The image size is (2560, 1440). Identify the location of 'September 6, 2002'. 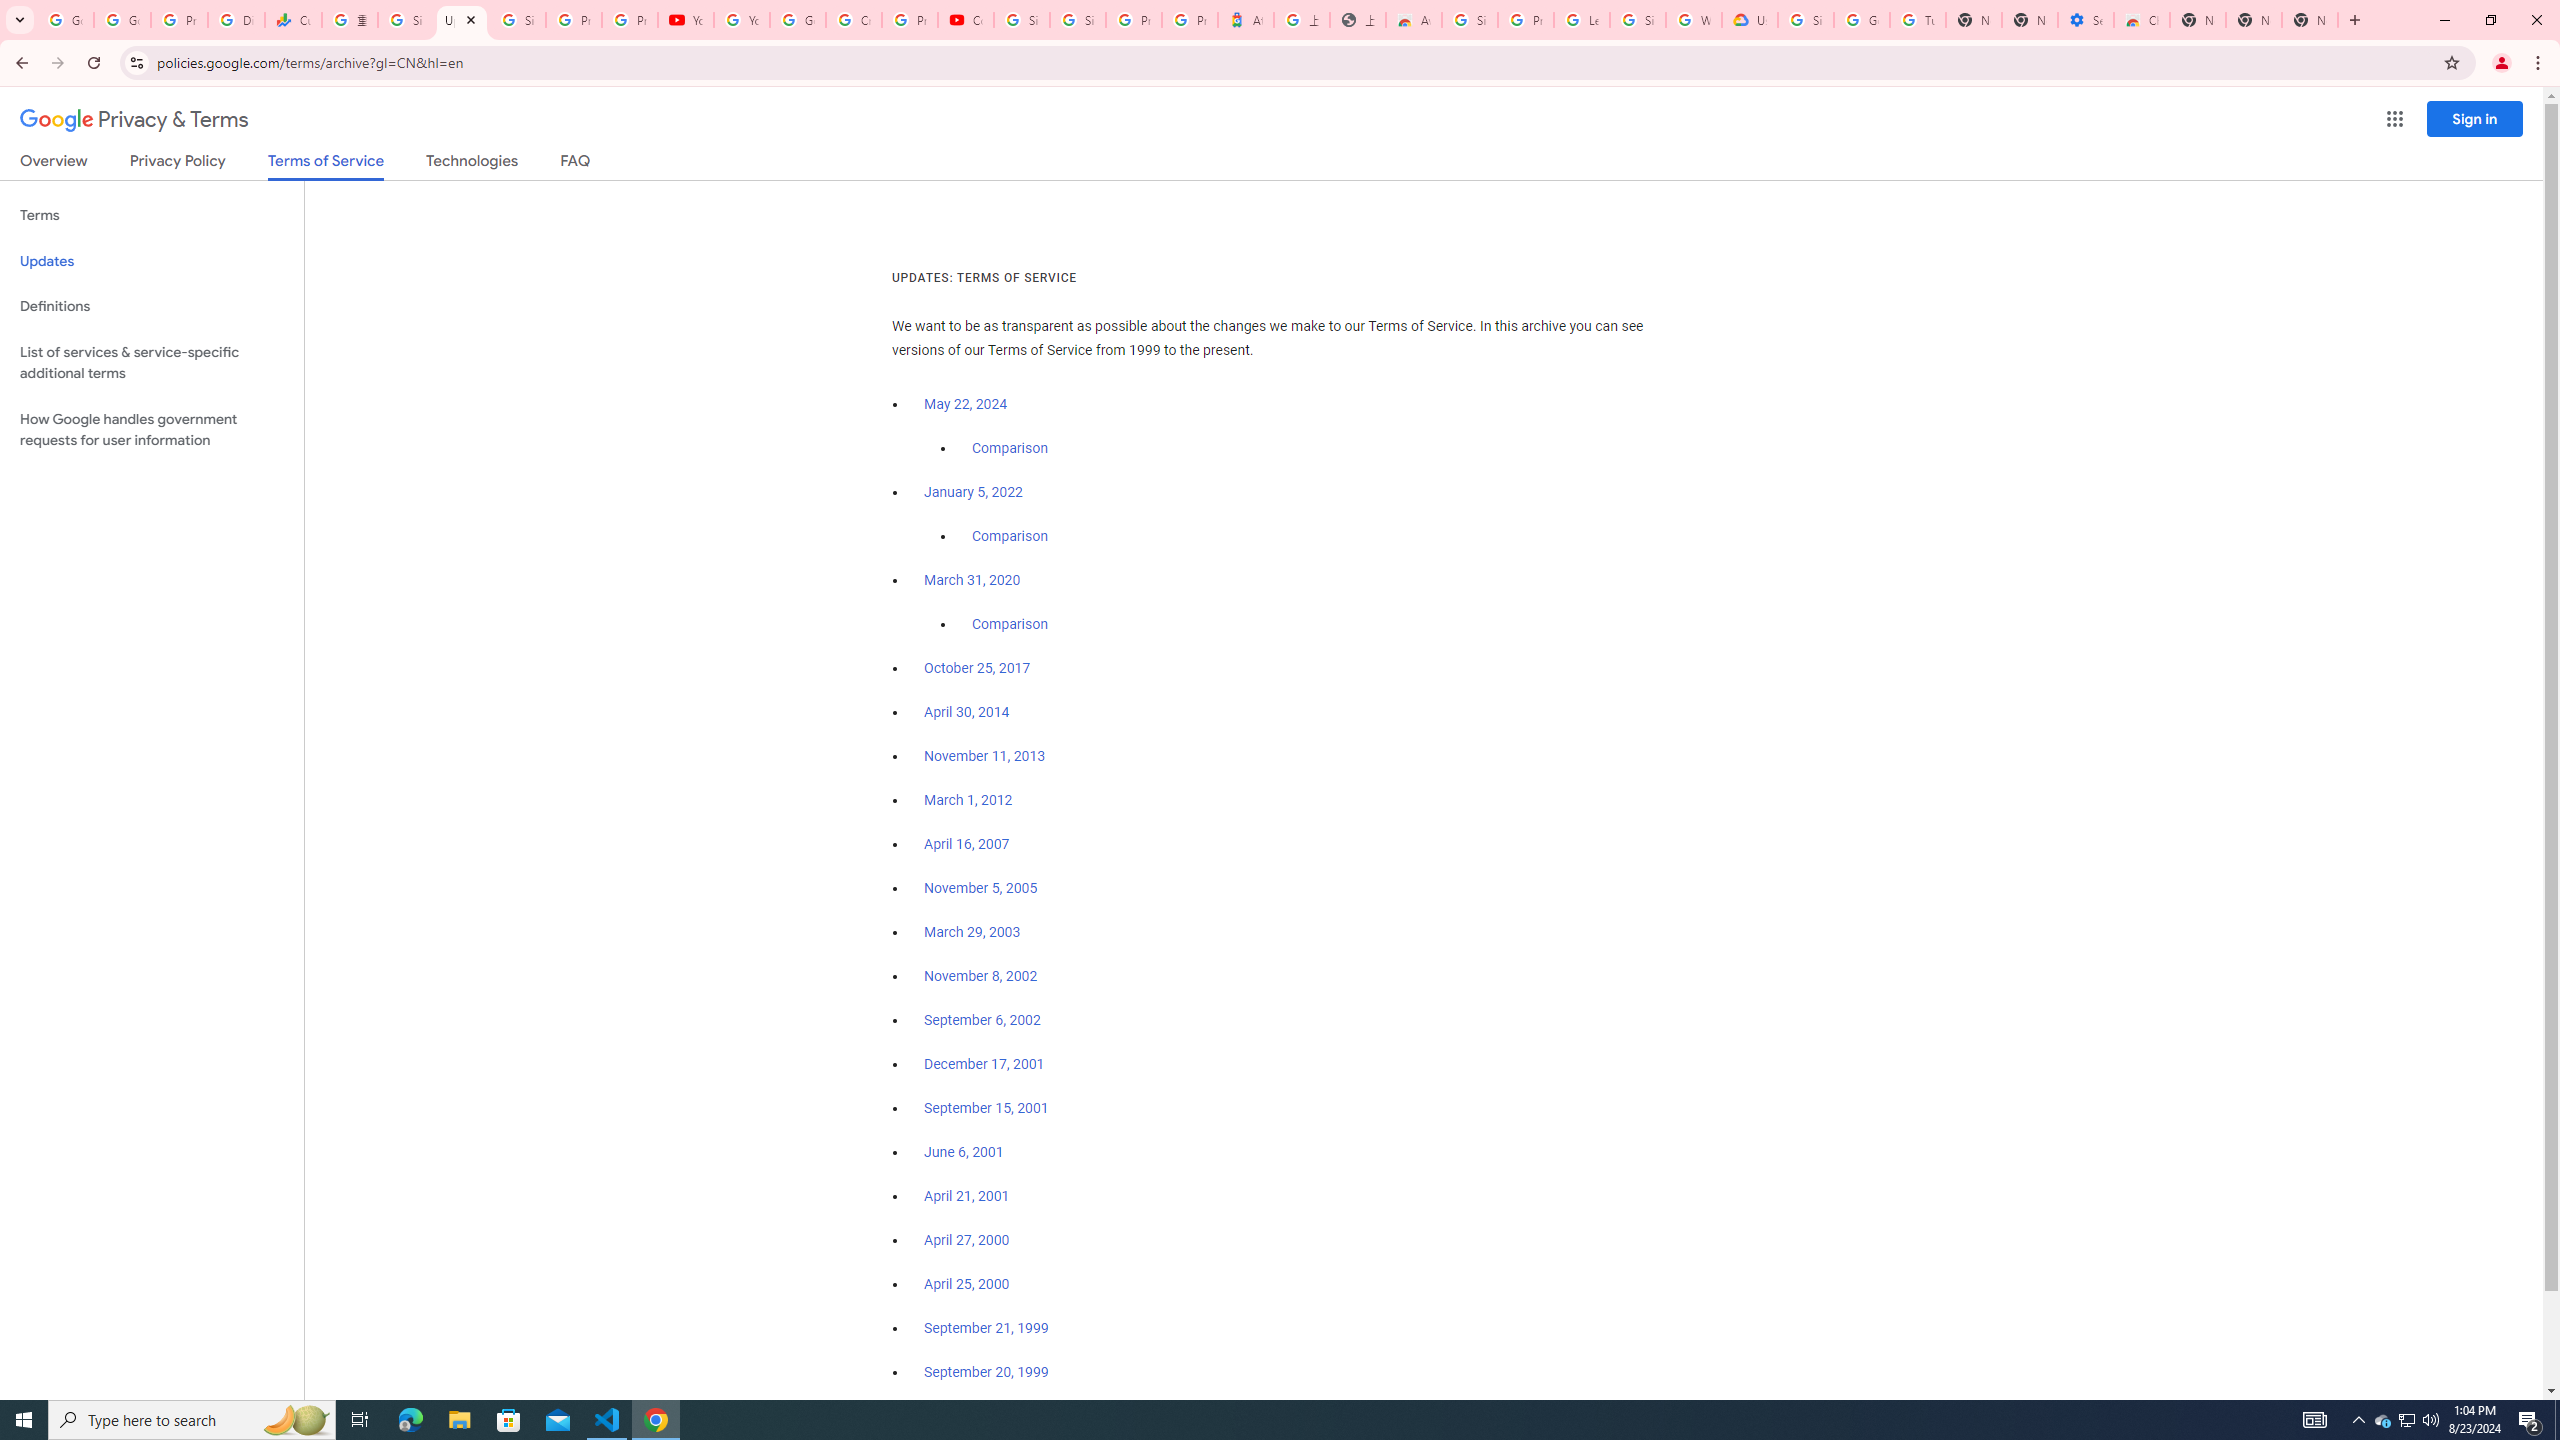
(982, 1019).